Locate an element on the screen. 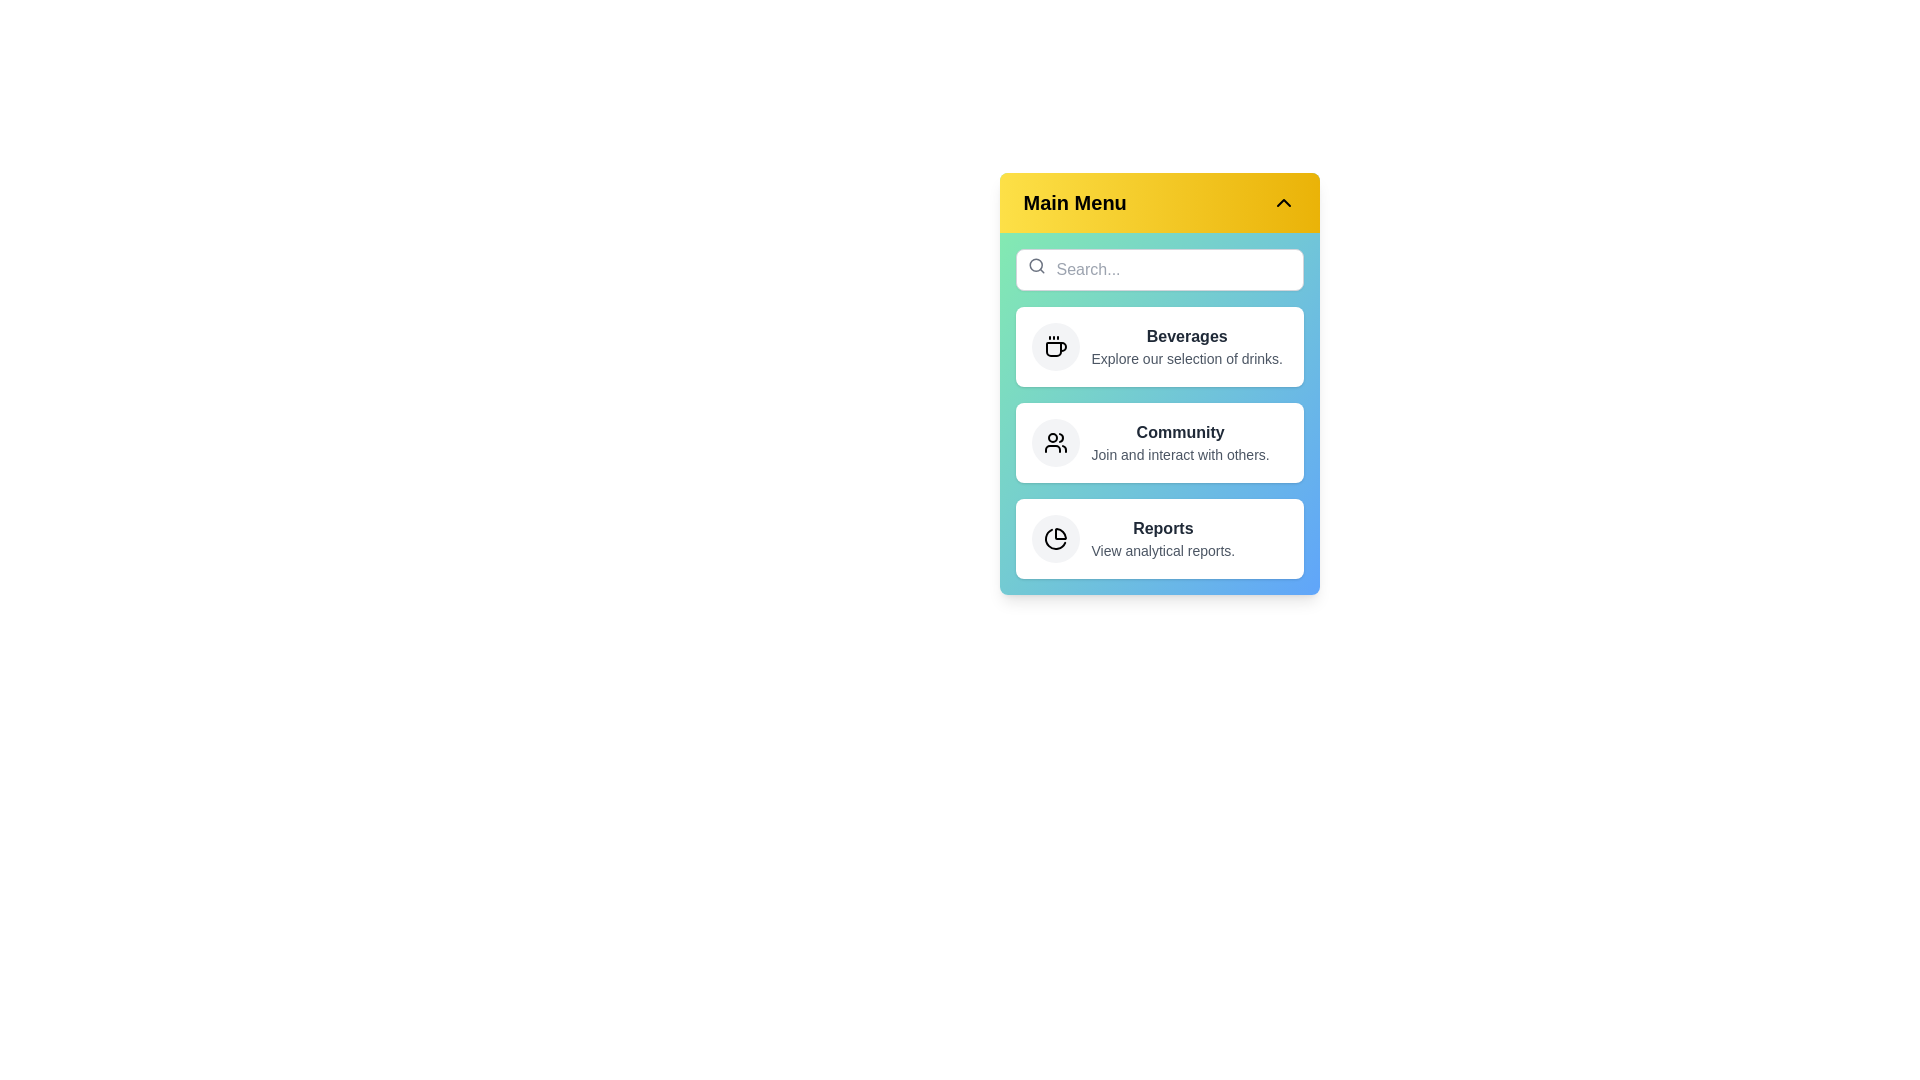  the menu item Community to view its details is located at coordinates (1159, 442).